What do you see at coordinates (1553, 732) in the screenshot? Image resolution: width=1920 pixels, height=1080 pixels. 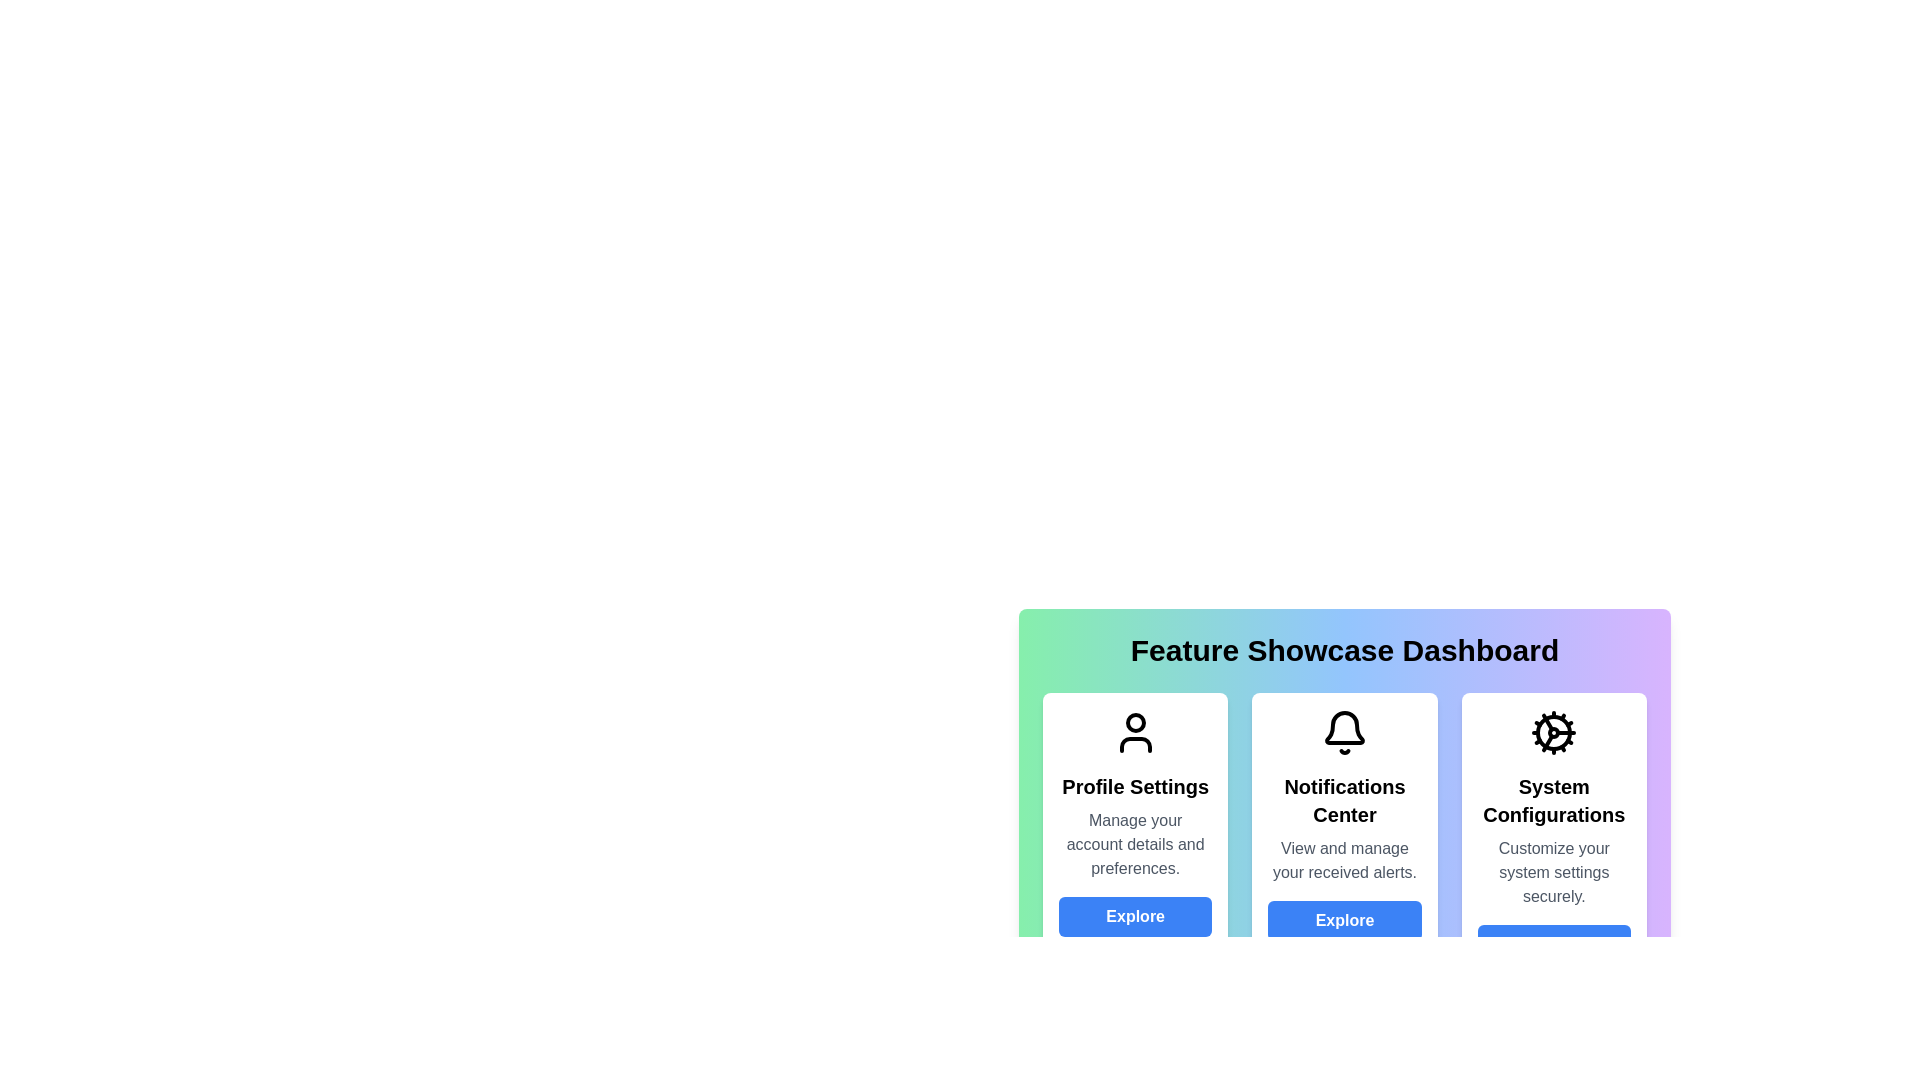 I see `the circular center of the cogwheel icon located in the third panel of the 'System Configurations' row on the feature showcase dashboard` at bounding box center [1553, 732].